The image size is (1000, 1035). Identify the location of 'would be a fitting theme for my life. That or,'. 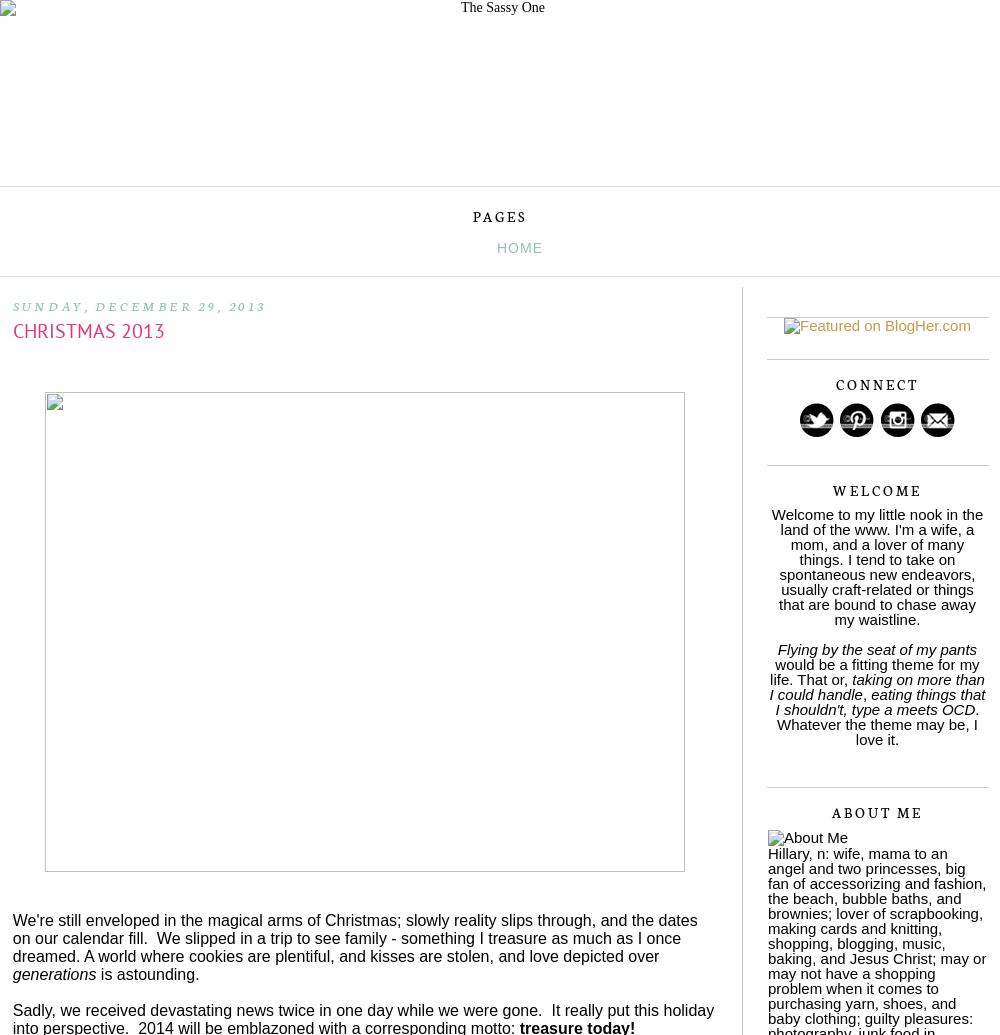
(873, 671).